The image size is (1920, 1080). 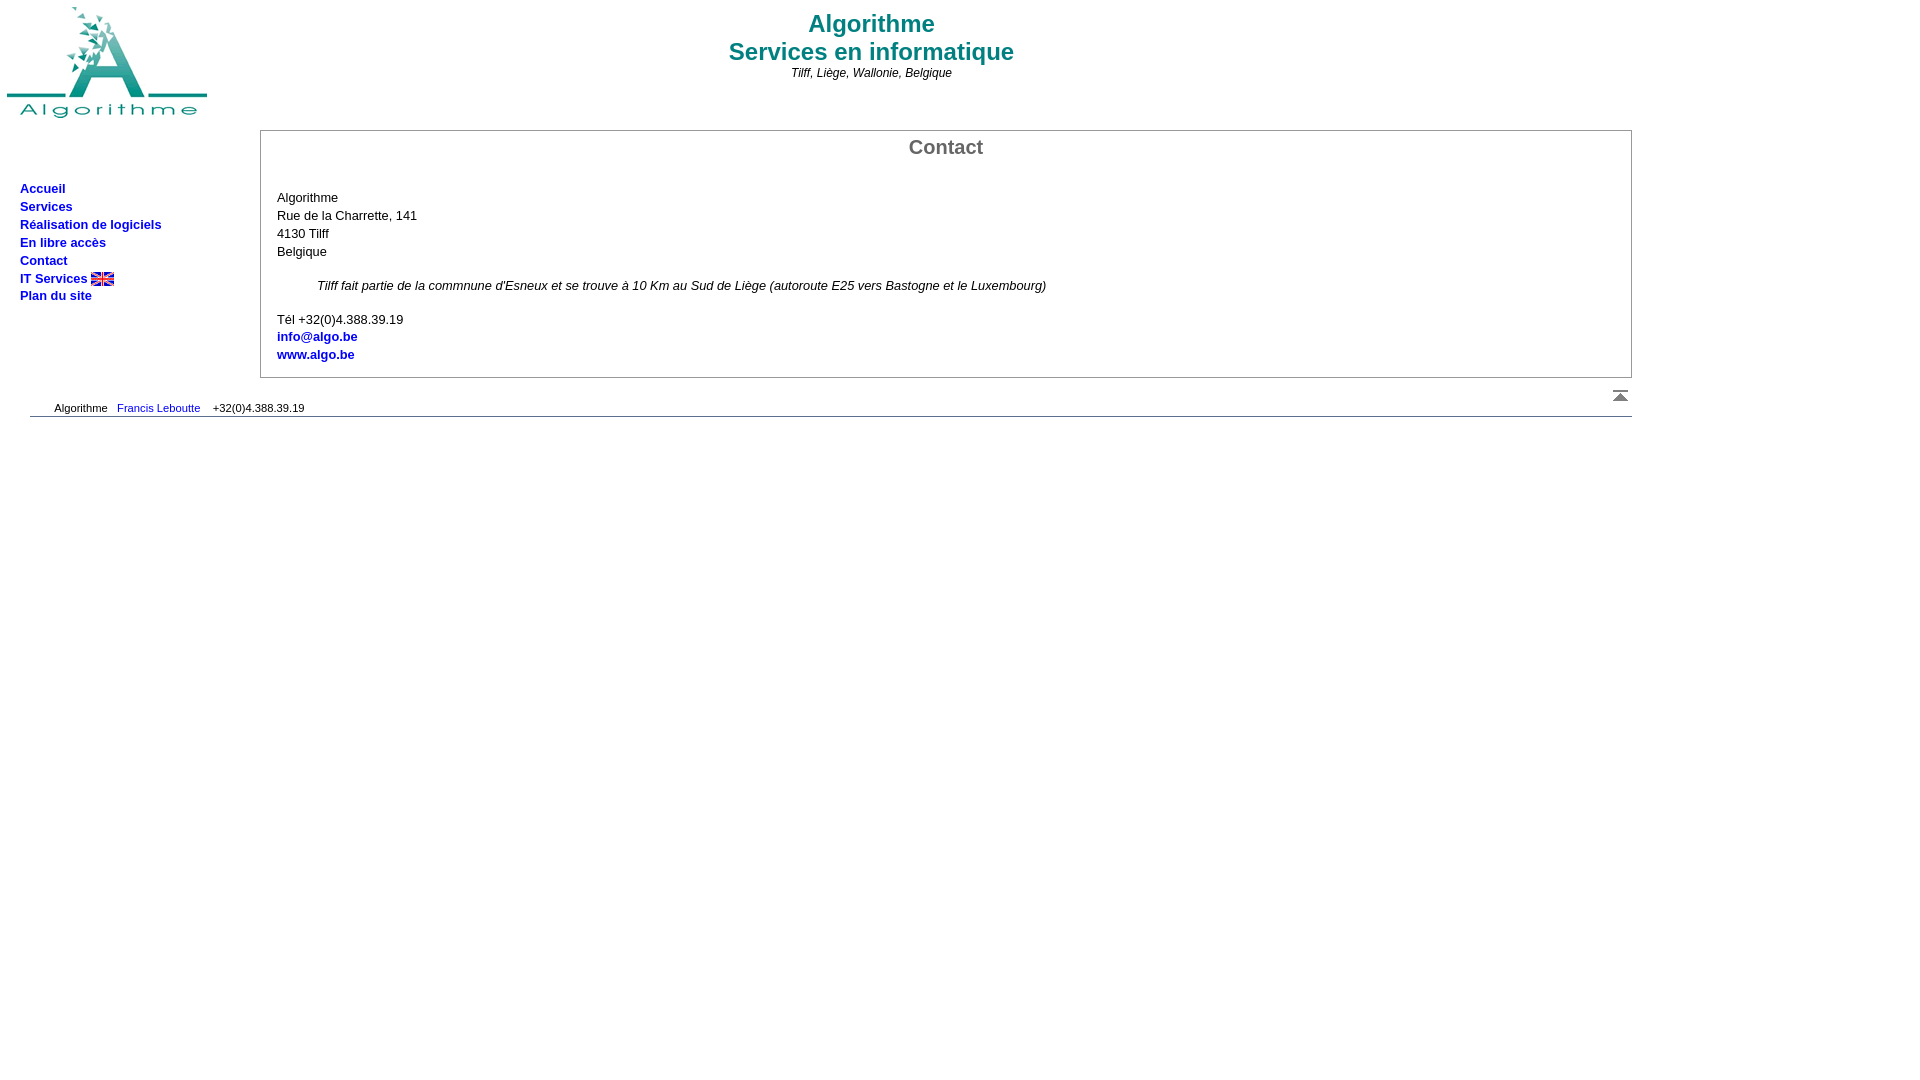 I want to click on 'Accueil', so click(x=19, y=188).